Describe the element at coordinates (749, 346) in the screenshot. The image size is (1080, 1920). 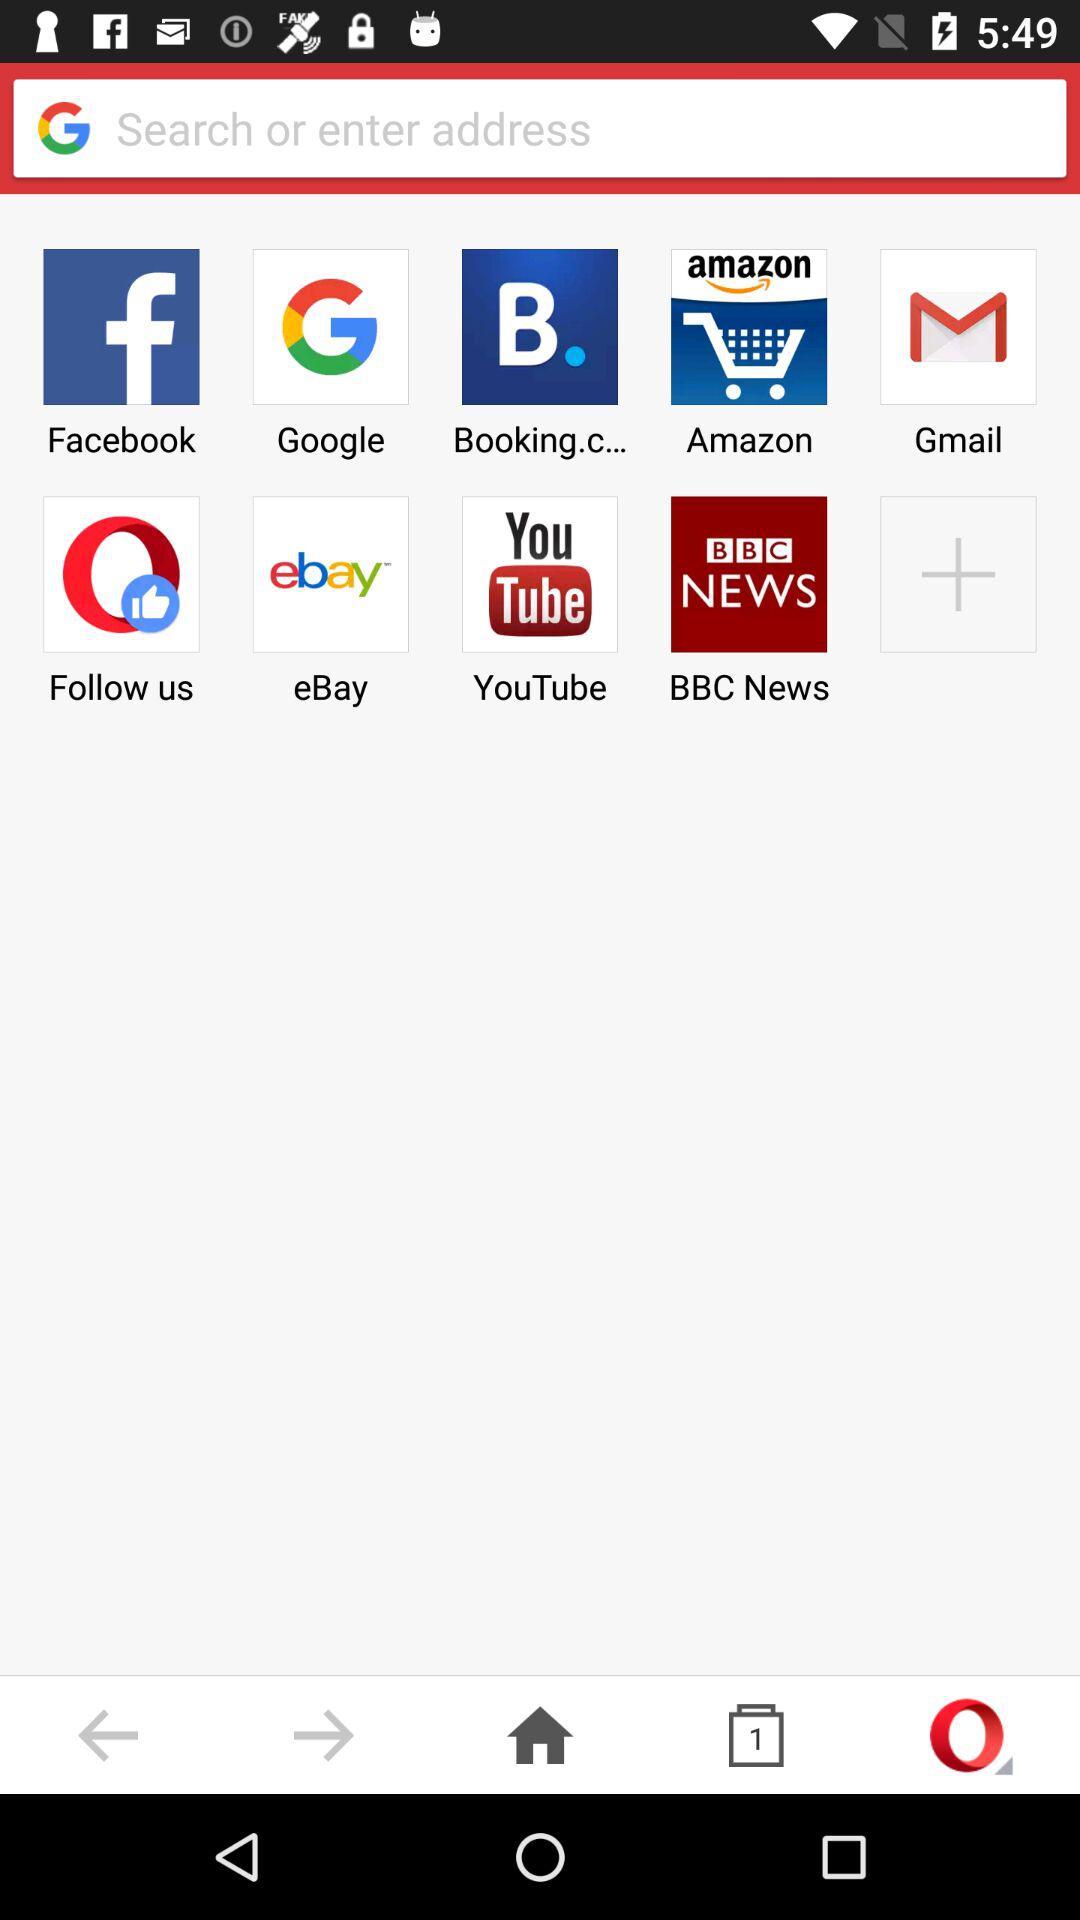
I see `the icon to the right of the booking.com icon` at that location.